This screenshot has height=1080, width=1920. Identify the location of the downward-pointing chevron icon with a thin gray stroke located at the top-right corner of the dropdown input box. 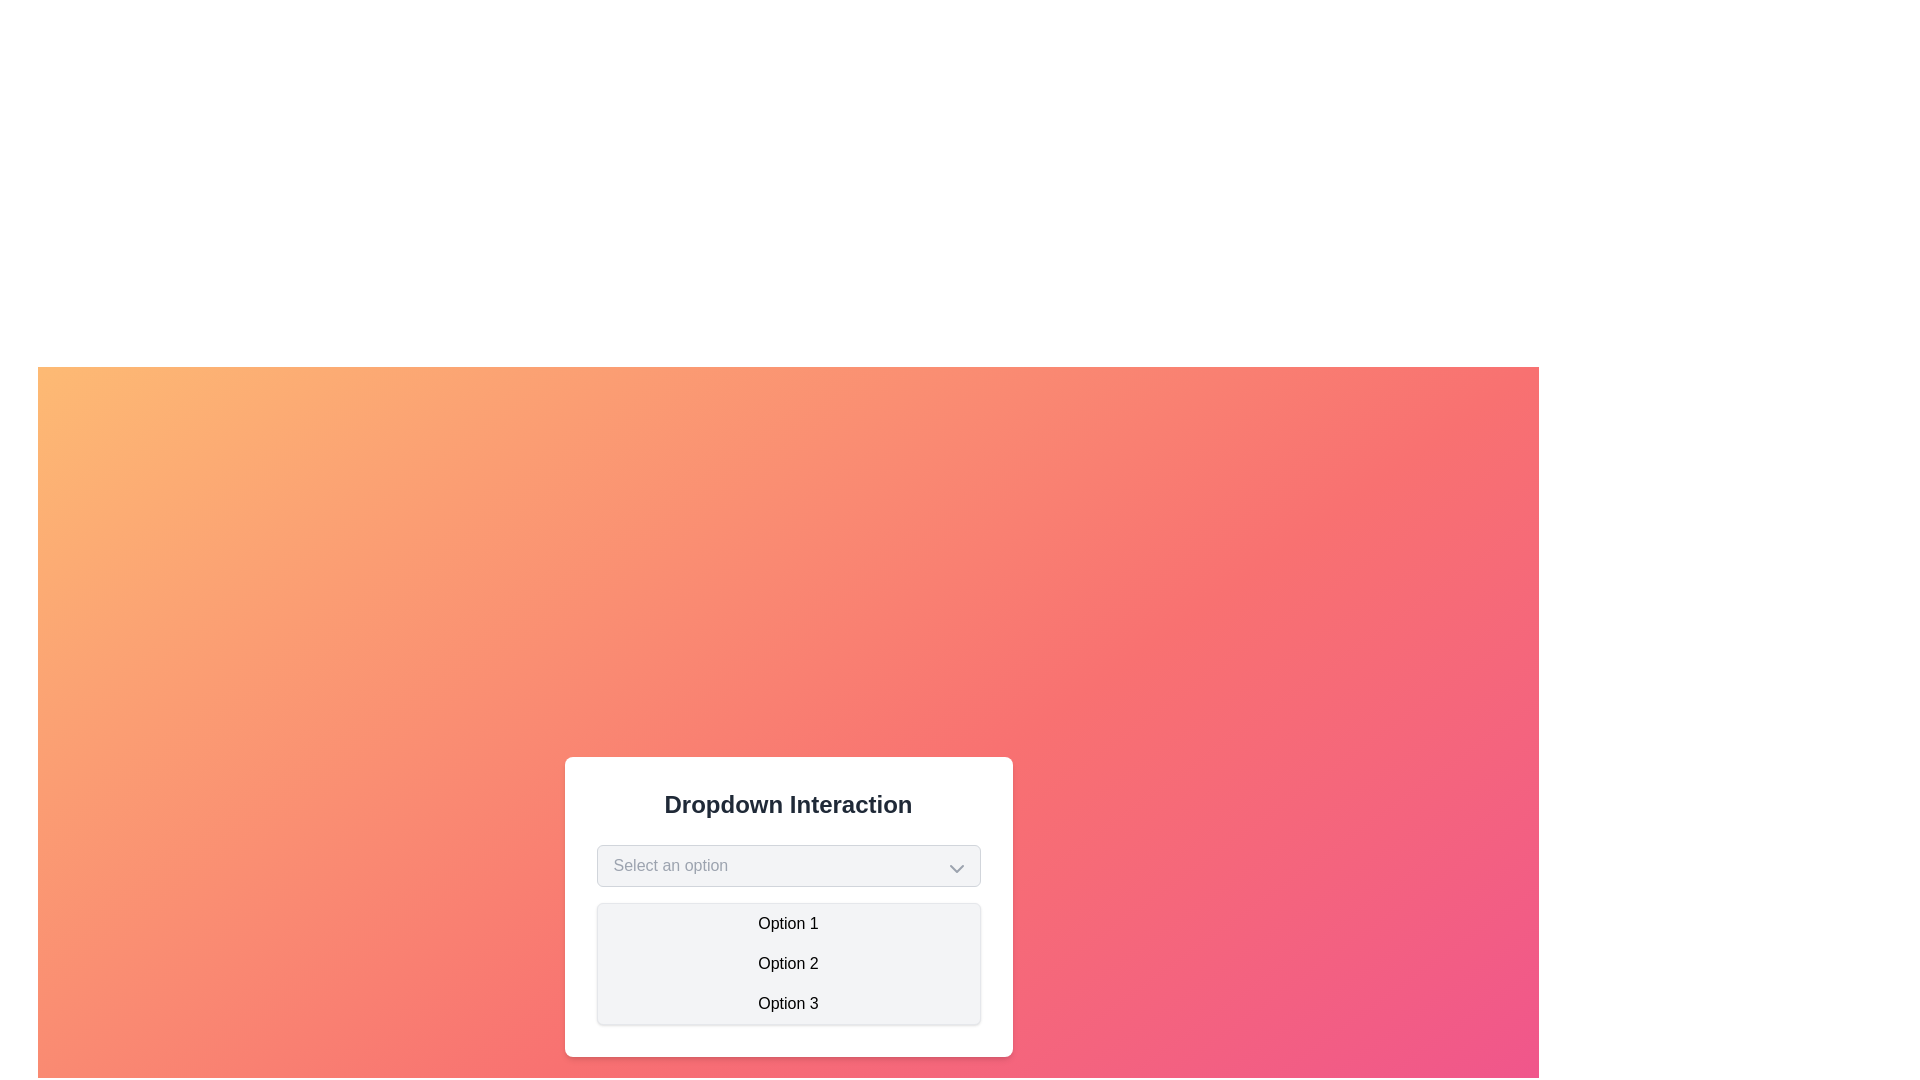
(955, 867).